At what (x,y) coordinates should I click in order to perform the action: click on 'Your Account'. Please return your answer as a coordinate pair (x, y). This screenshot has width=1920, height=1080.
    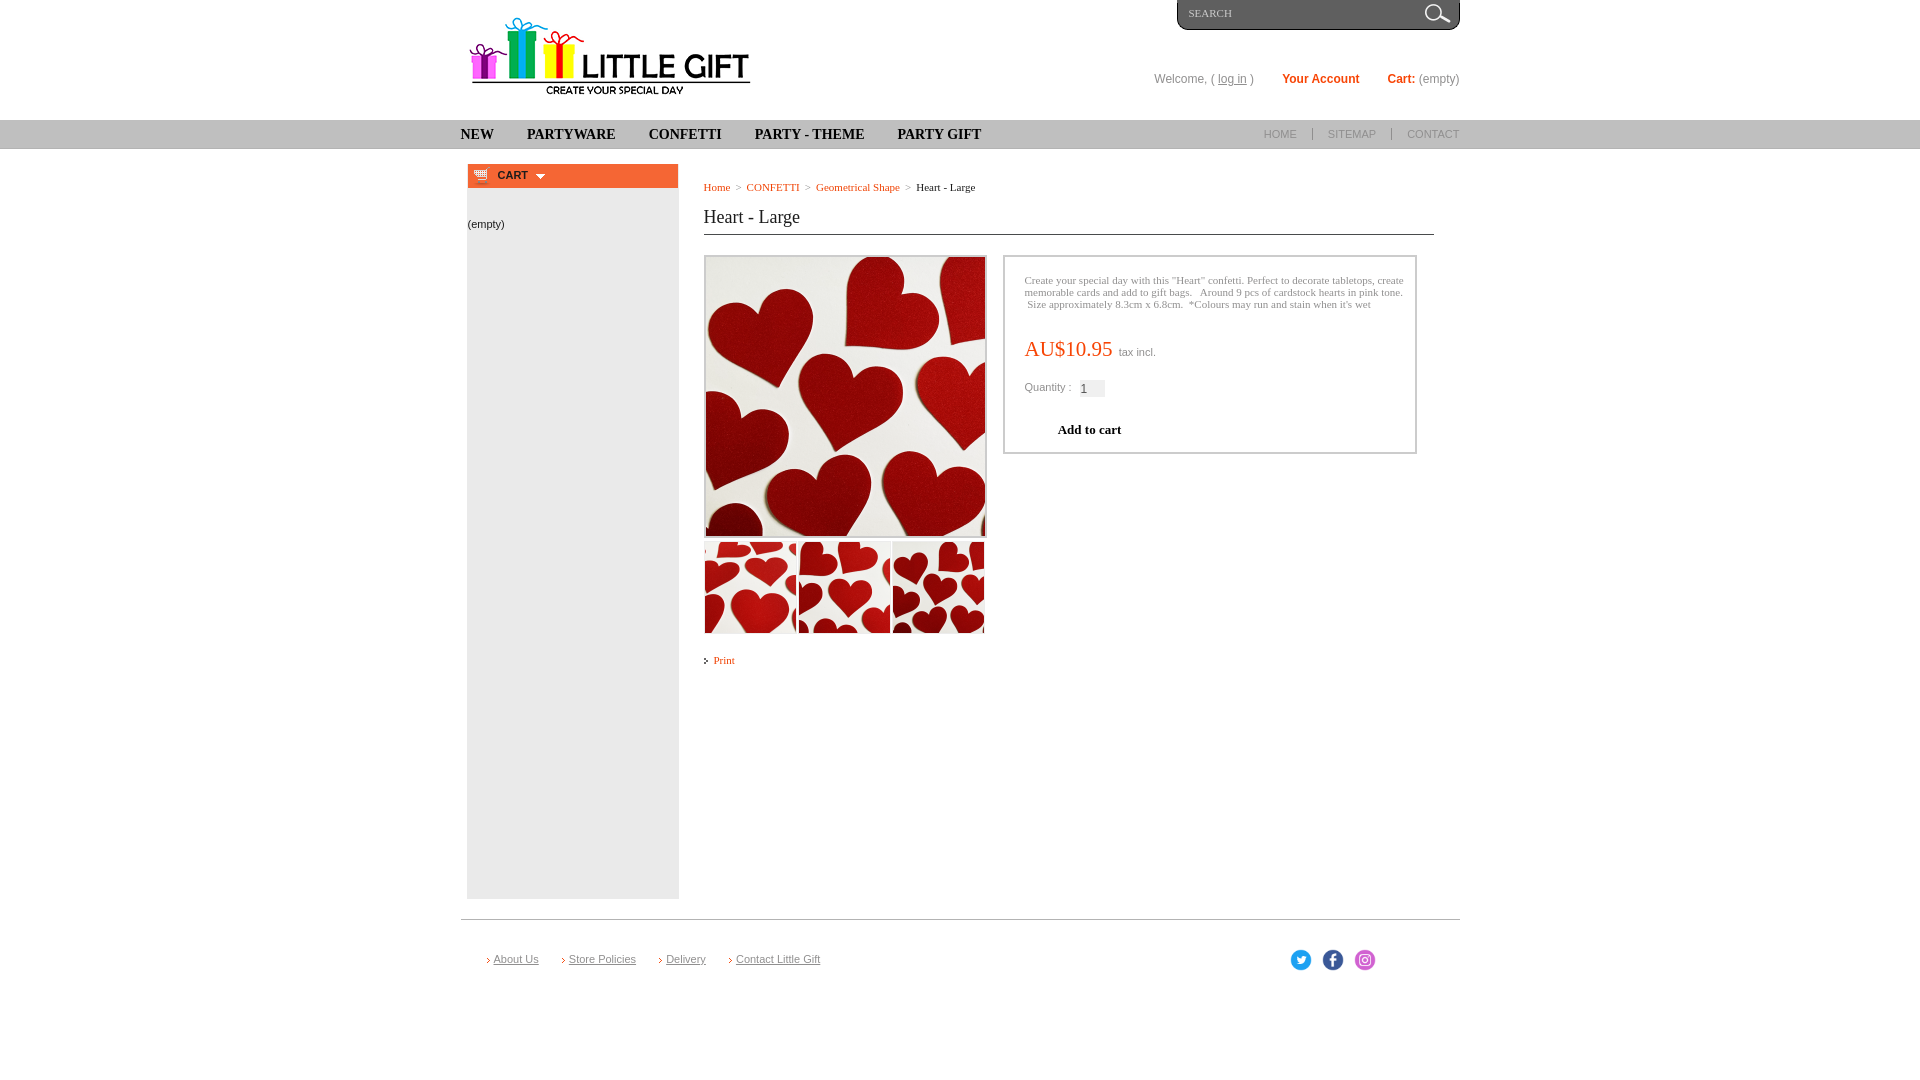
    Looking at the image, I should click on (1280, 77).